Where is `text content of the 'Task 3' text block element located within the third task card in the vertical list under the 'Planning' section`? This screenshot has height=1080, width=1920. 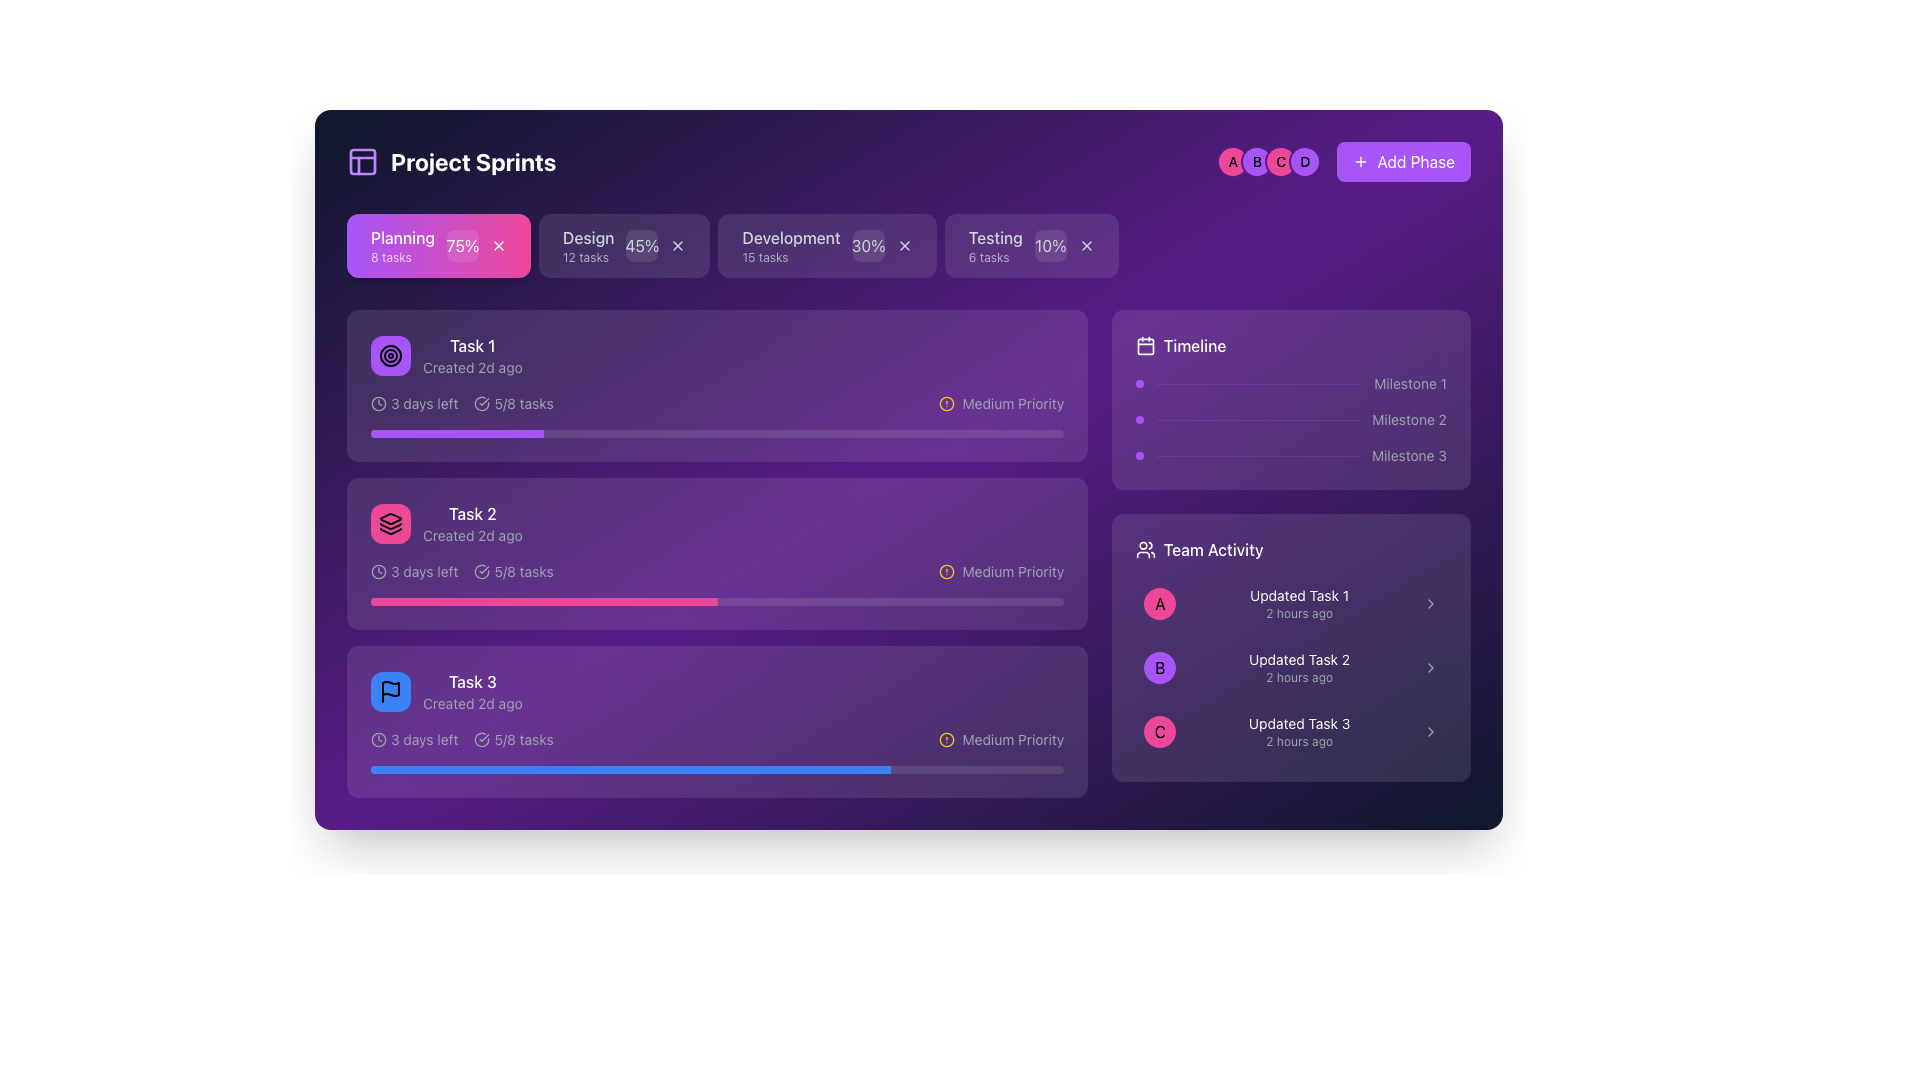
text content of the 'Task 3' text block element located within the third task card in the vertical list under the 'Planning' section is located at coordinates (471, 690).